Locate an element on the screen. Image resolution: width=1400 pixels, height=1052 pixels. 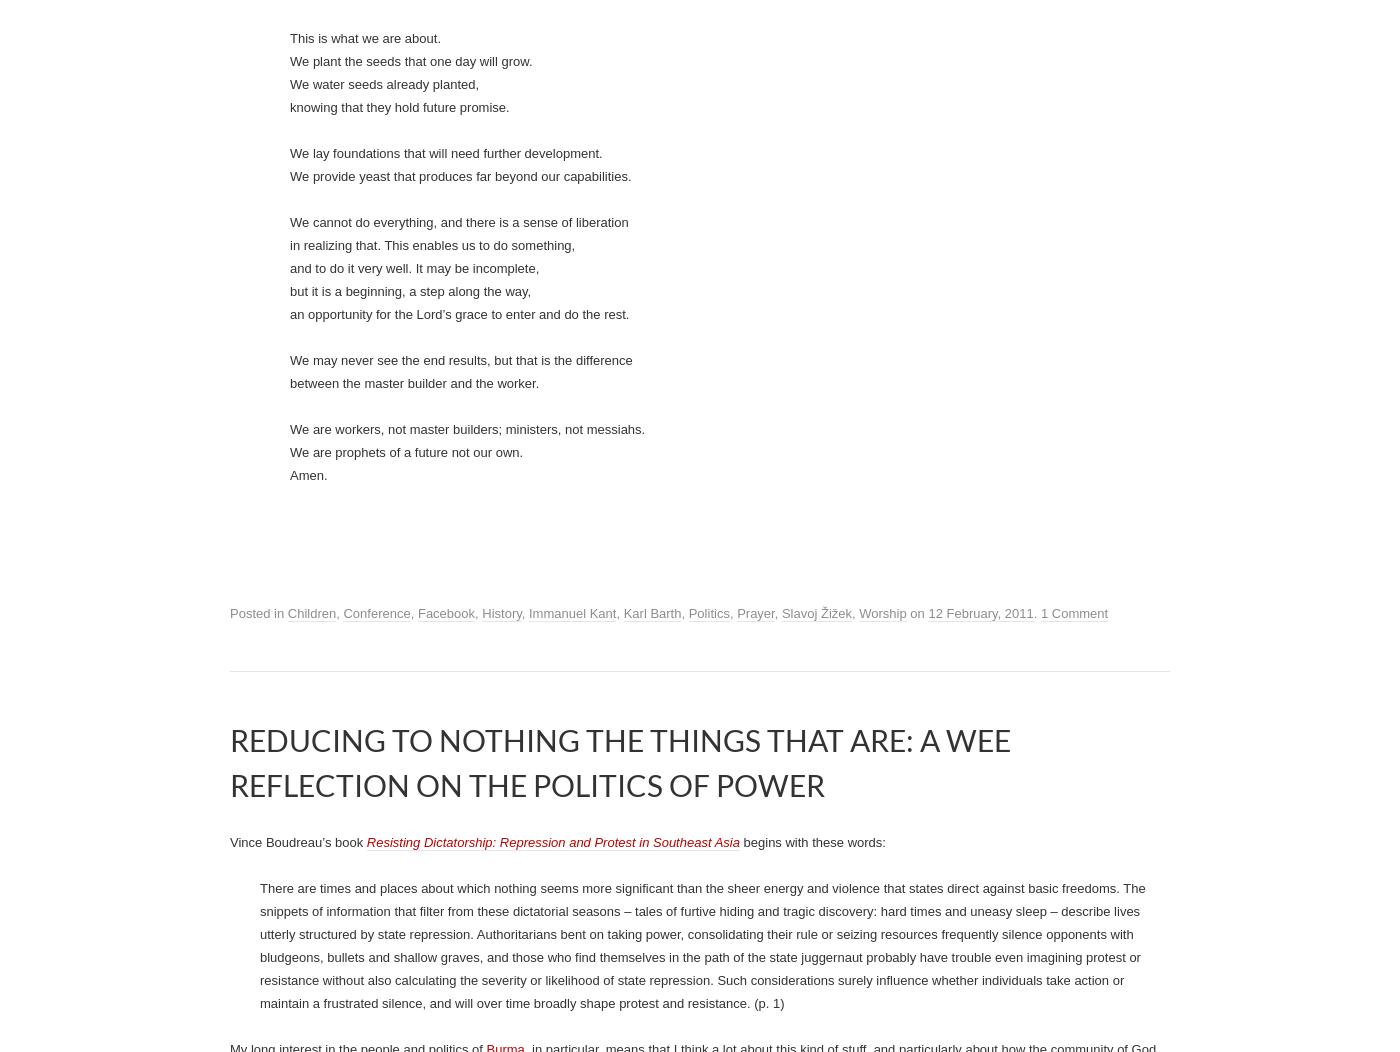
'We provide yeast that produces far beyond our capabilities.' is located at coordinates (460, 942).